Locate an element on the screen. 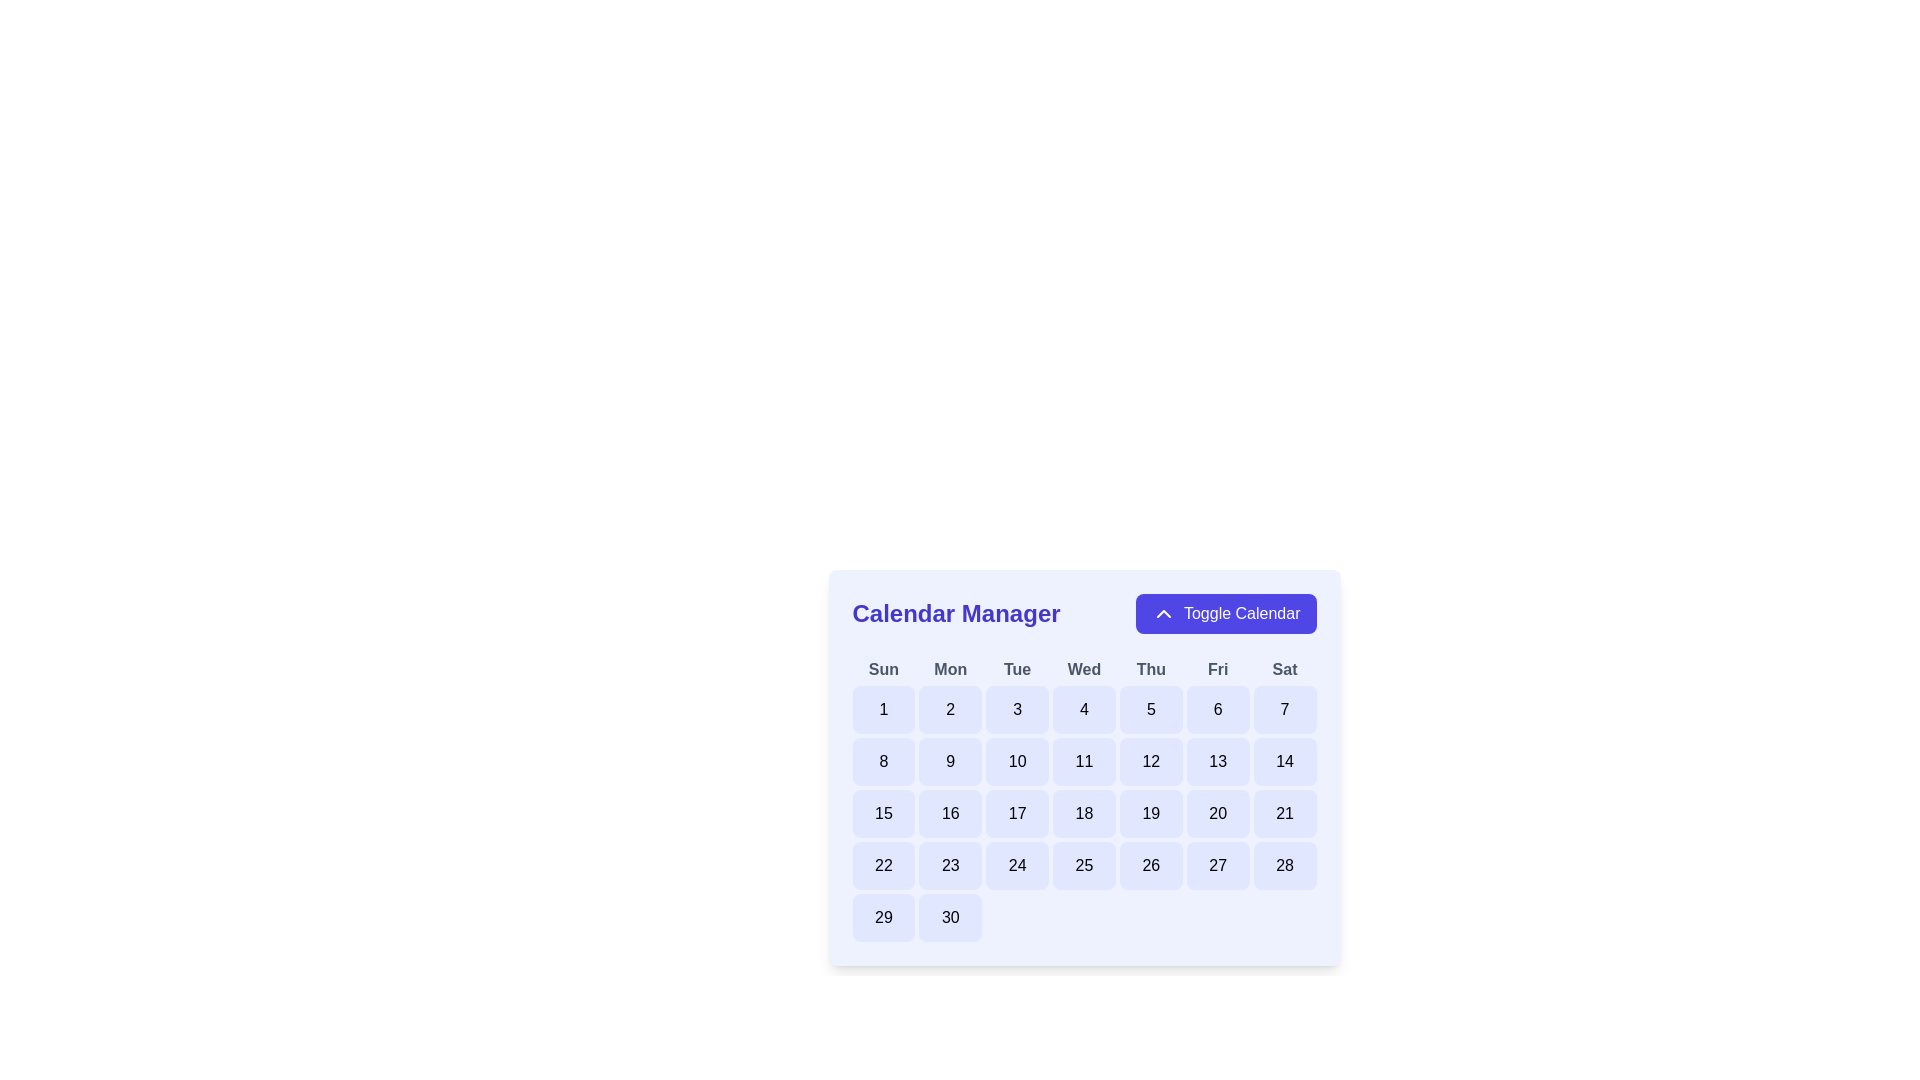 Image resolution: width=1920 pixels, height=1080 pixels. the button-like calendar date cell displaying the number '6', located in the first row under the header 'Fri', to change its background color is located at coordinates (1217, 708).